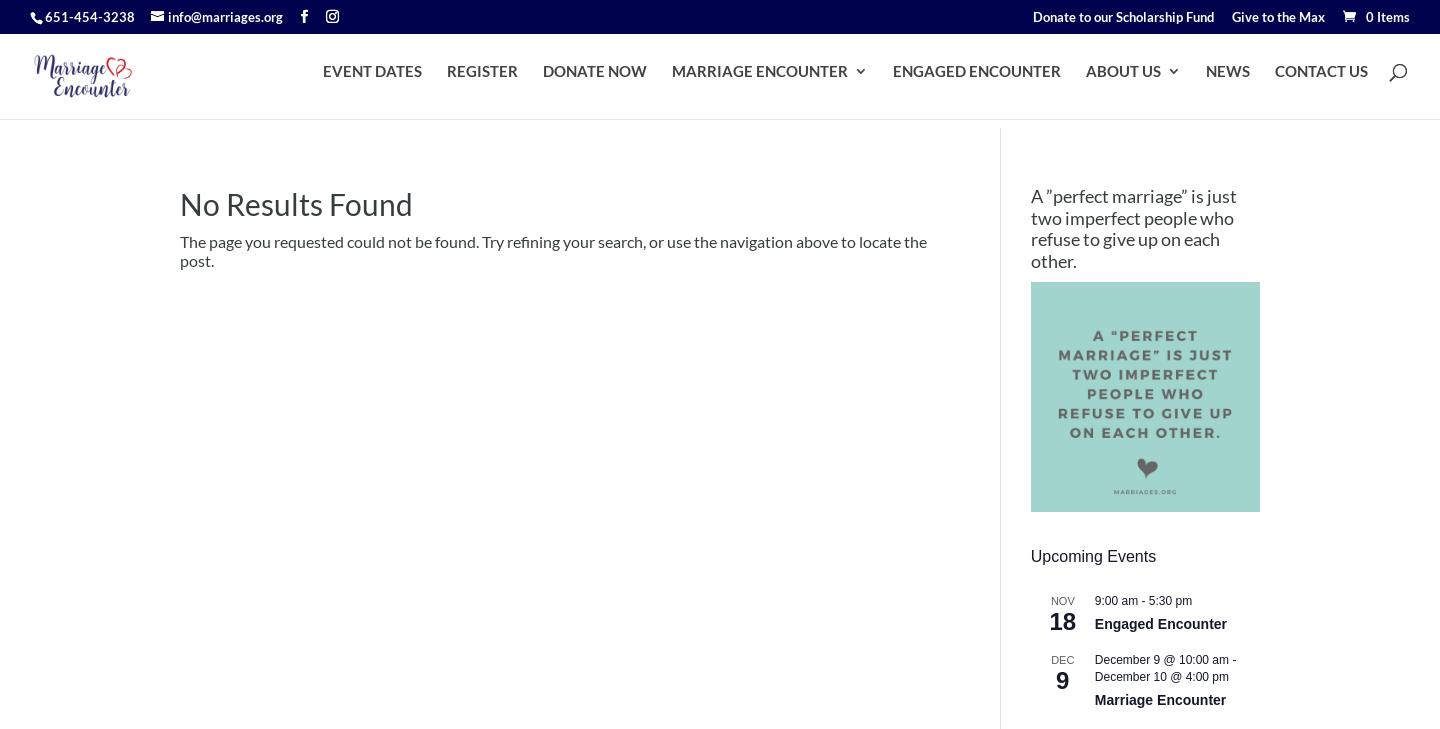 Image resolution: width=1440 pixels, height=729 pixels. Describe the element at coordinates (759, 79) in the screenshot. I see `'MARRIAGE ENCOUNTER'` at that location.